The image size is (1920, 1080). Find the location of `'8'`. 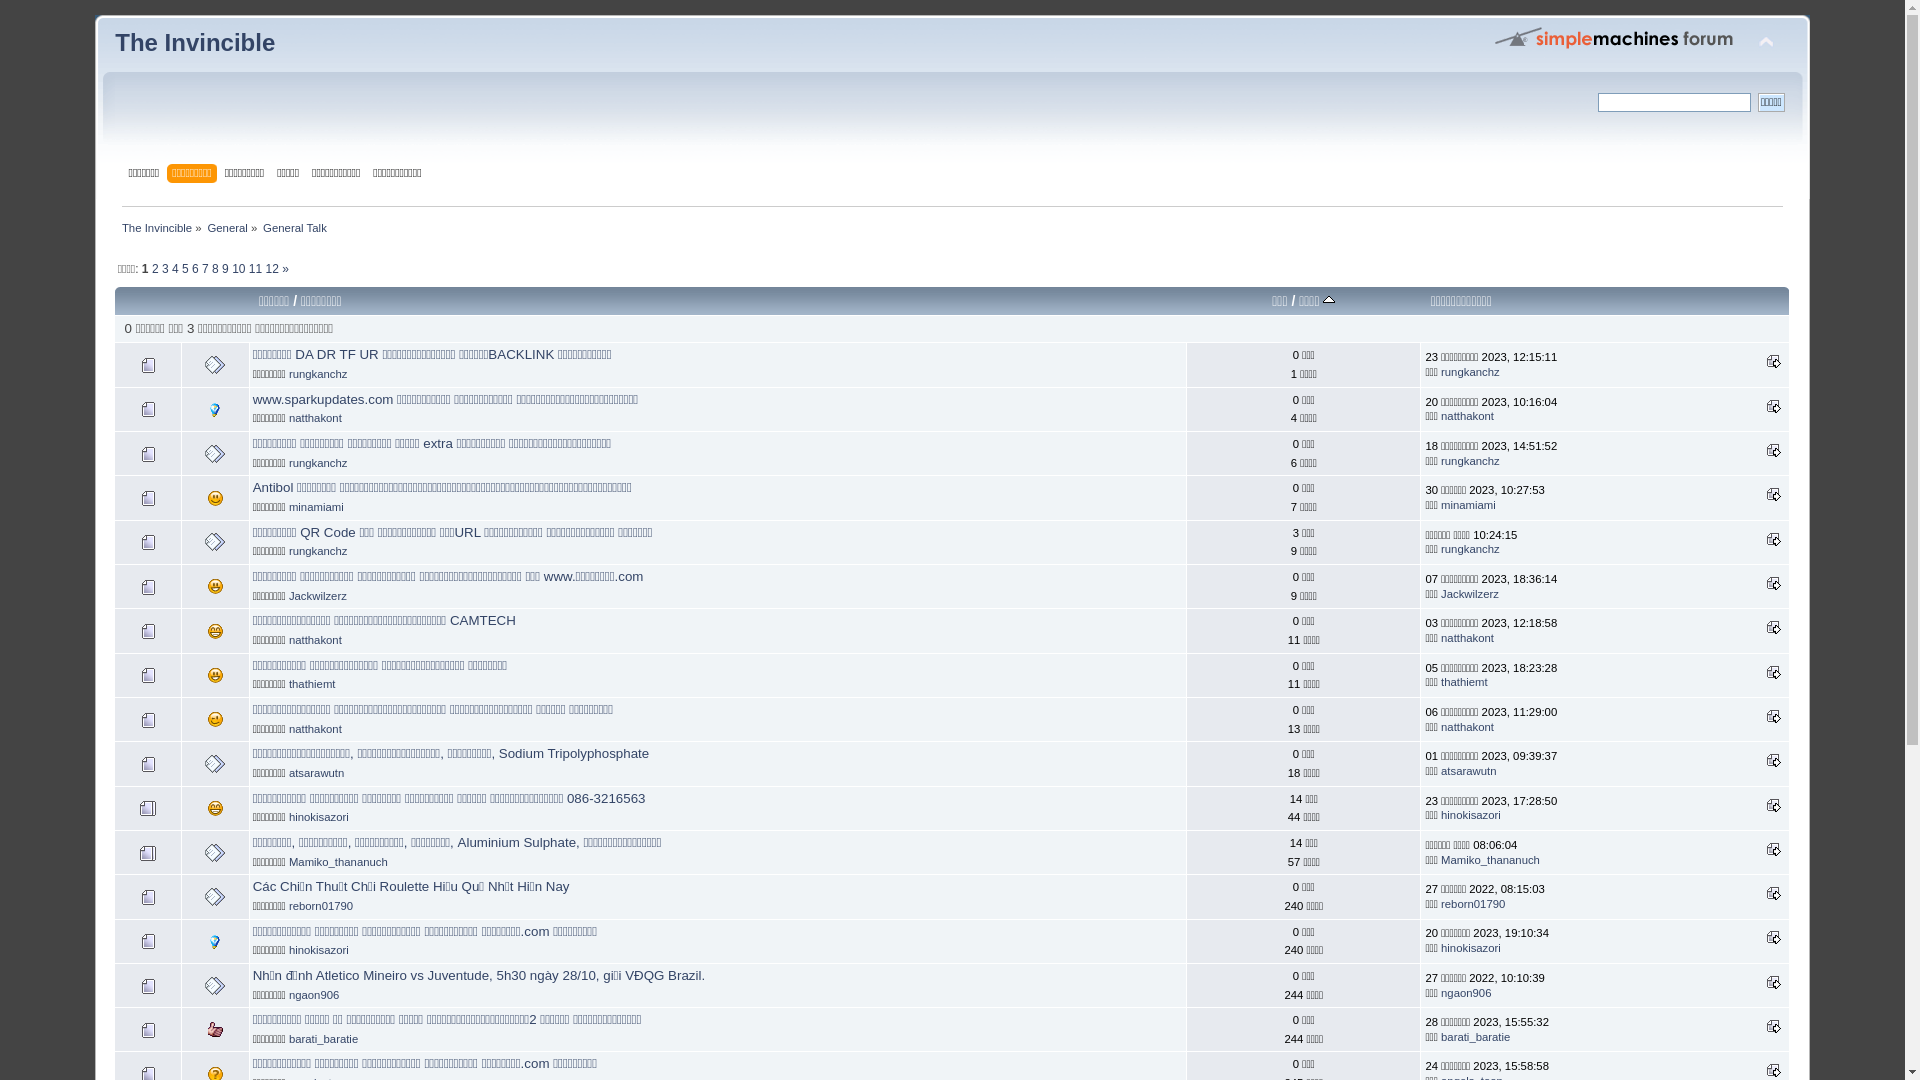

'8' is located at coordinates (215, 268).